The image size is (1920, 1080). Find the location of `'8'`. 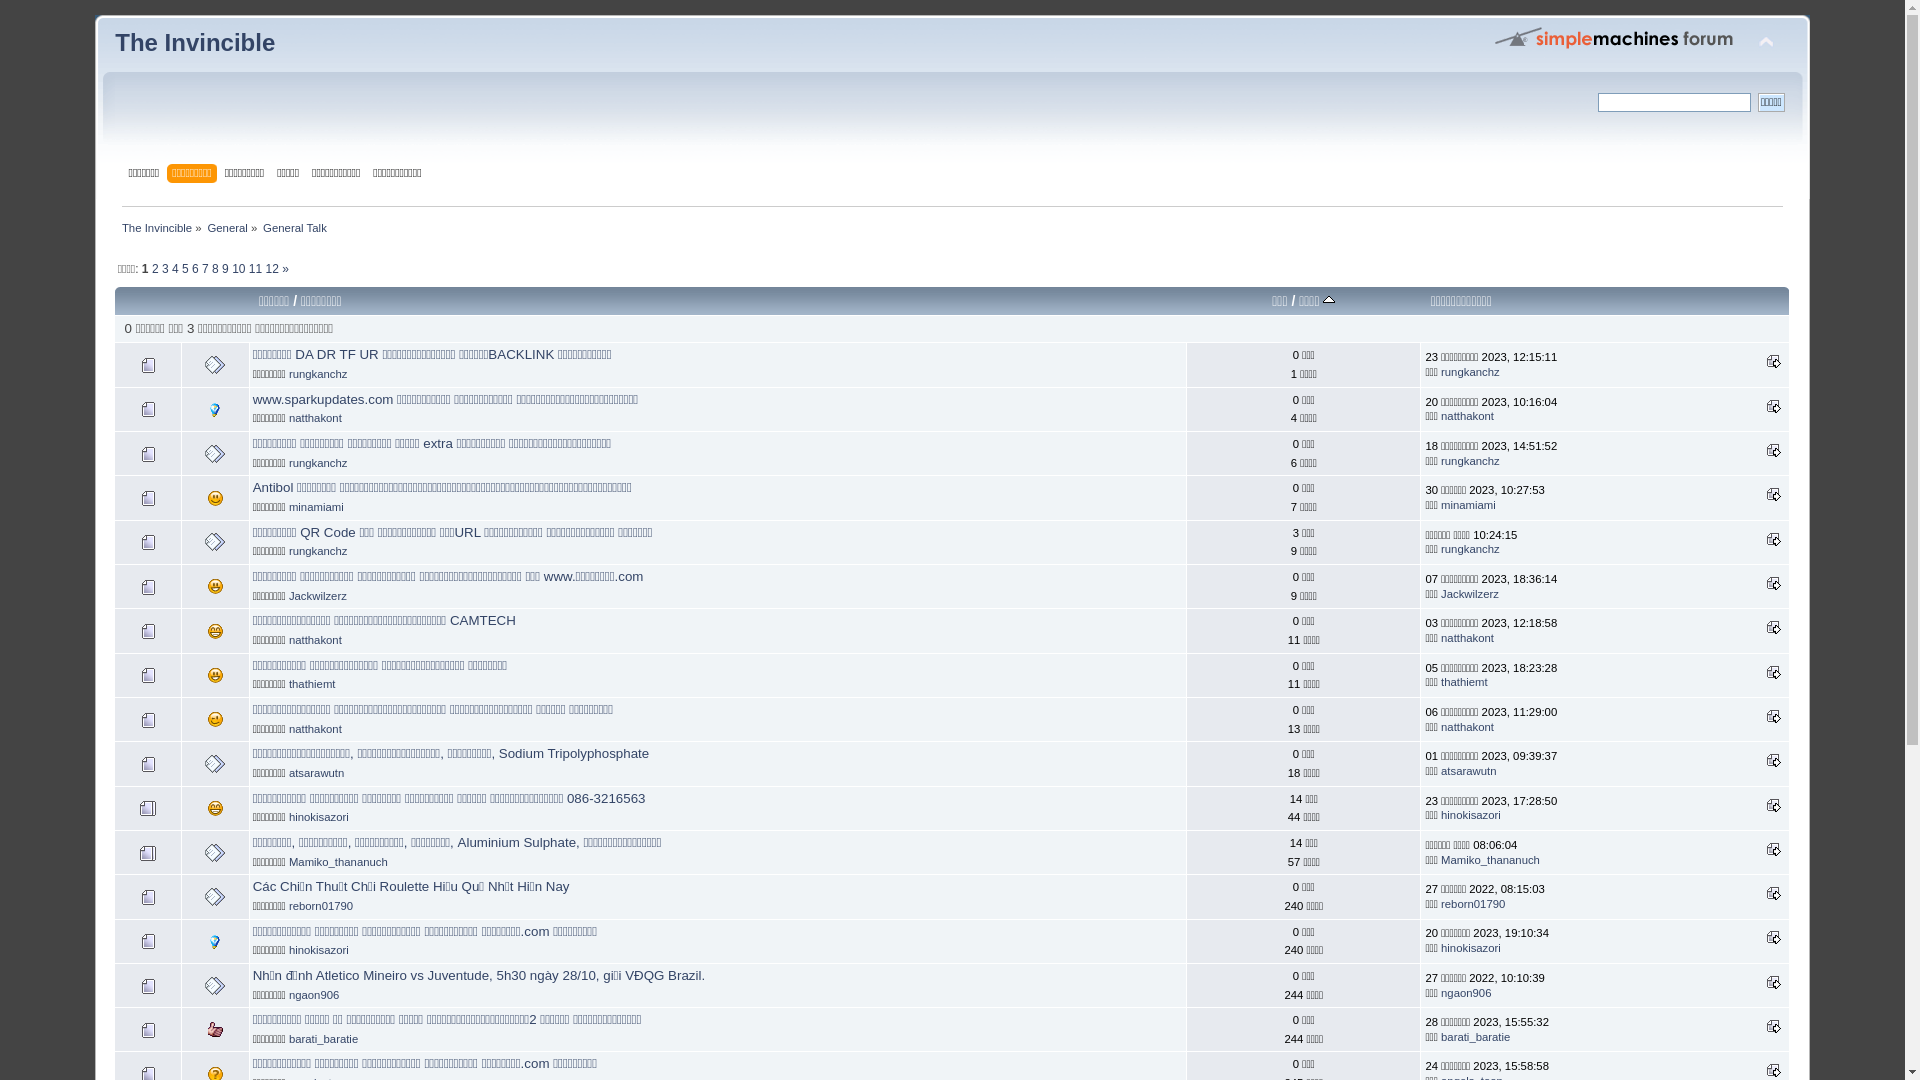

'8' is located at coordinates (215, 268).